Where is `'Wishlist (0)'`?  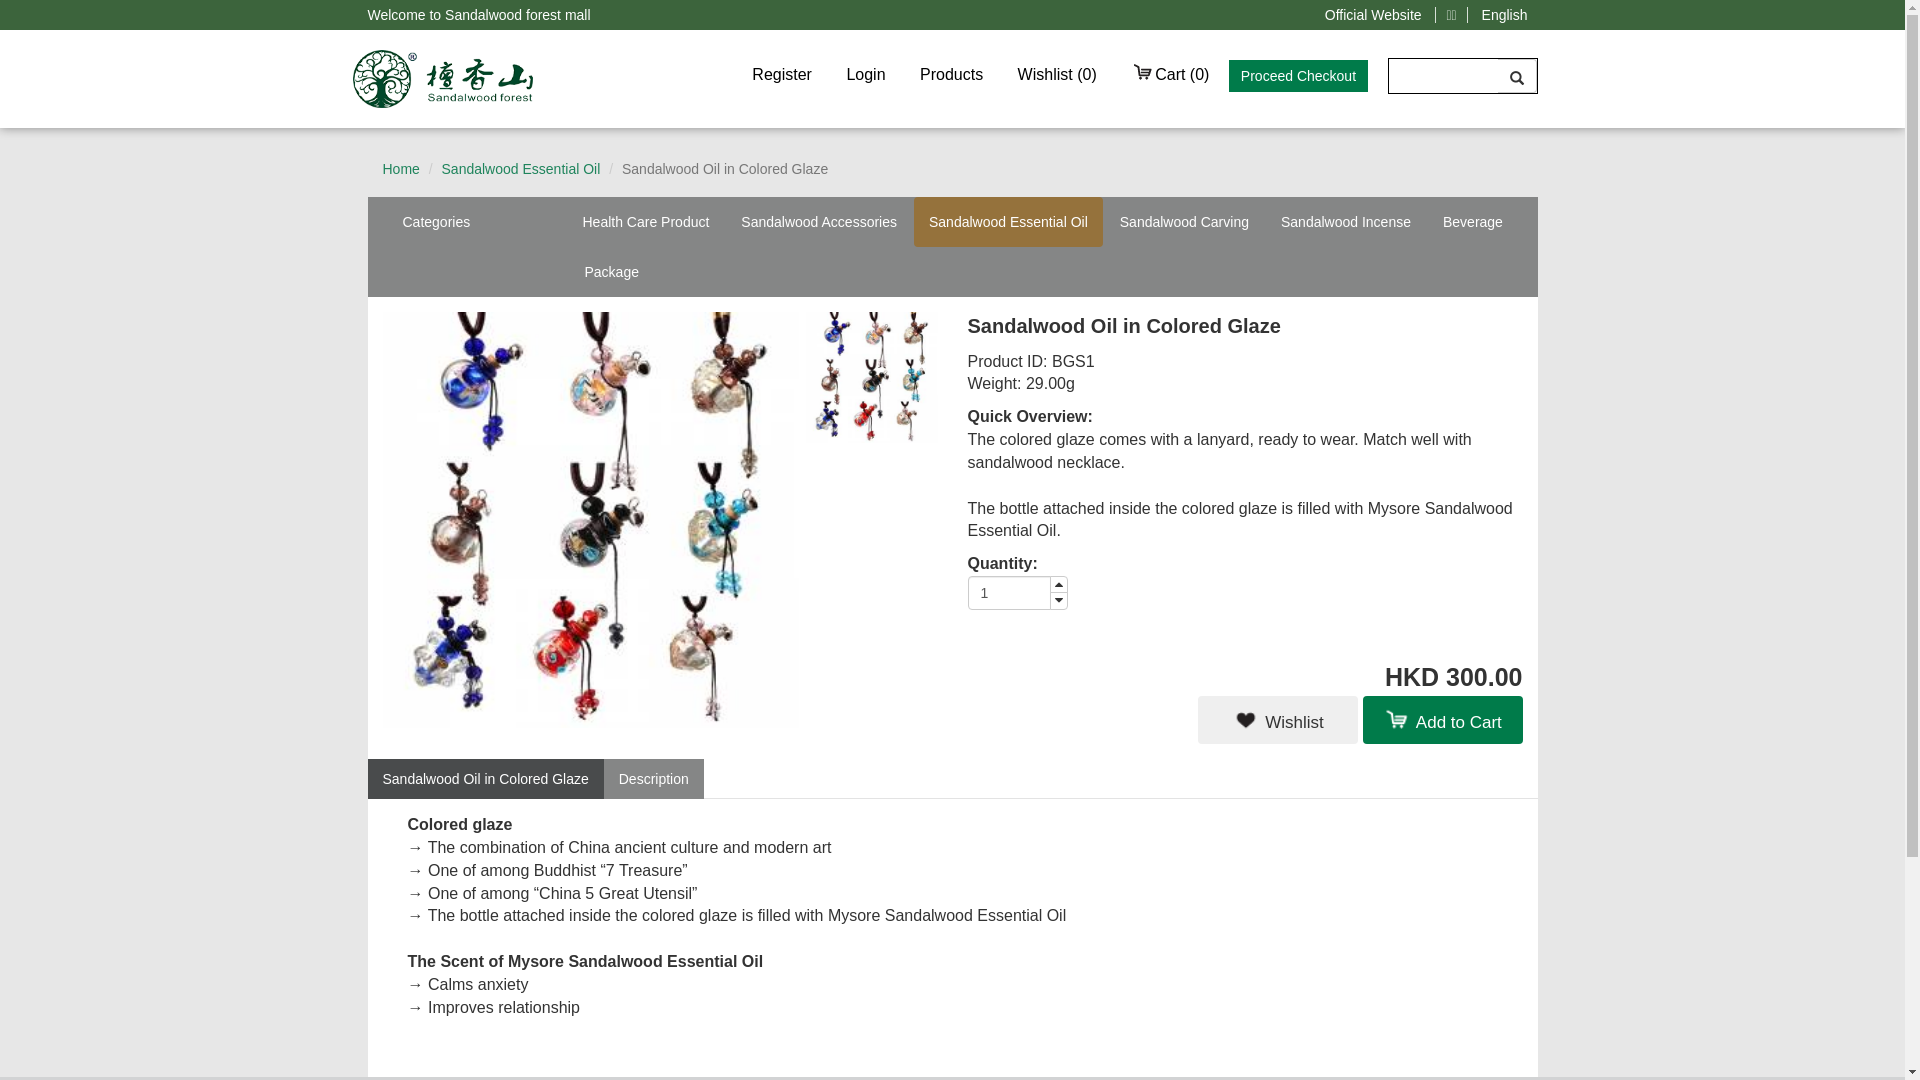
'Wishlist (0)' is located at coordinates (1056, 73).